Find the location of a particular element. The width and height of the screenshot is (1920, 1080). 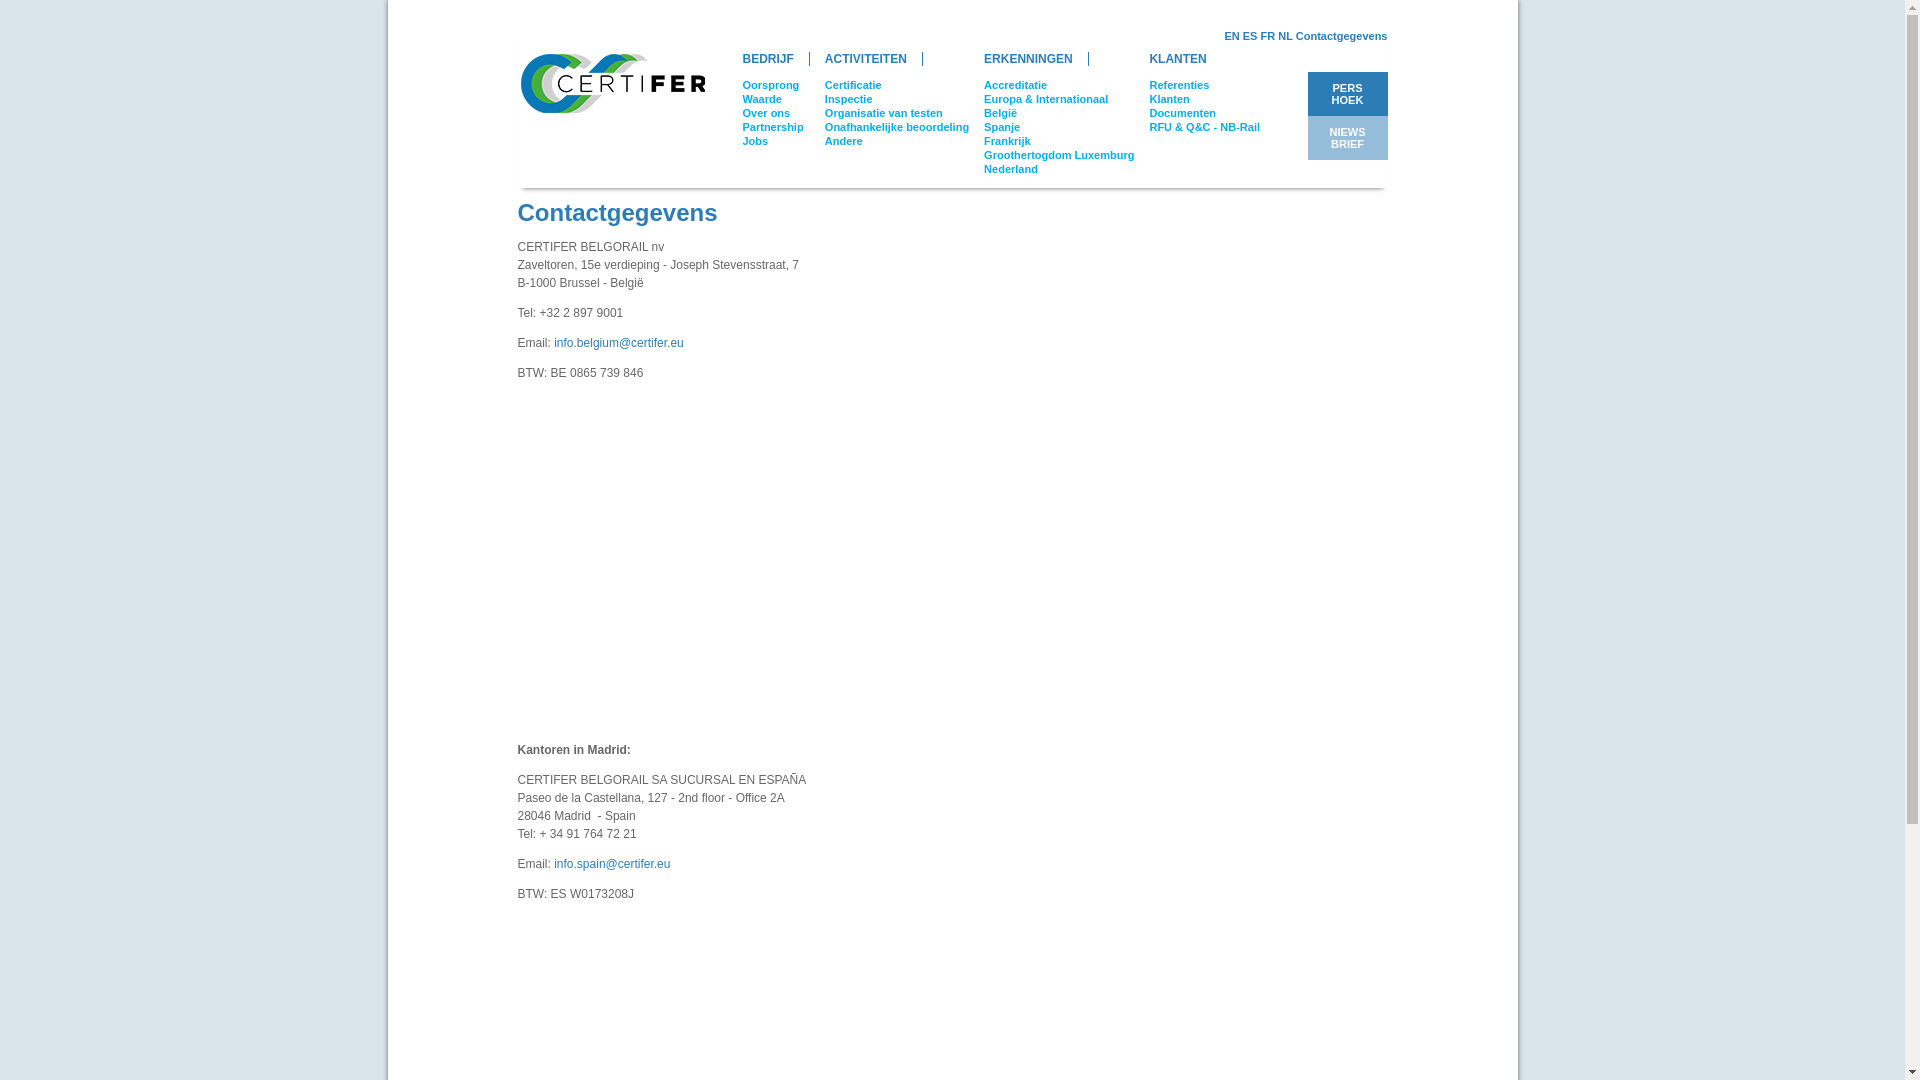

'Oorsprong' is located at coordinates (741, 83).